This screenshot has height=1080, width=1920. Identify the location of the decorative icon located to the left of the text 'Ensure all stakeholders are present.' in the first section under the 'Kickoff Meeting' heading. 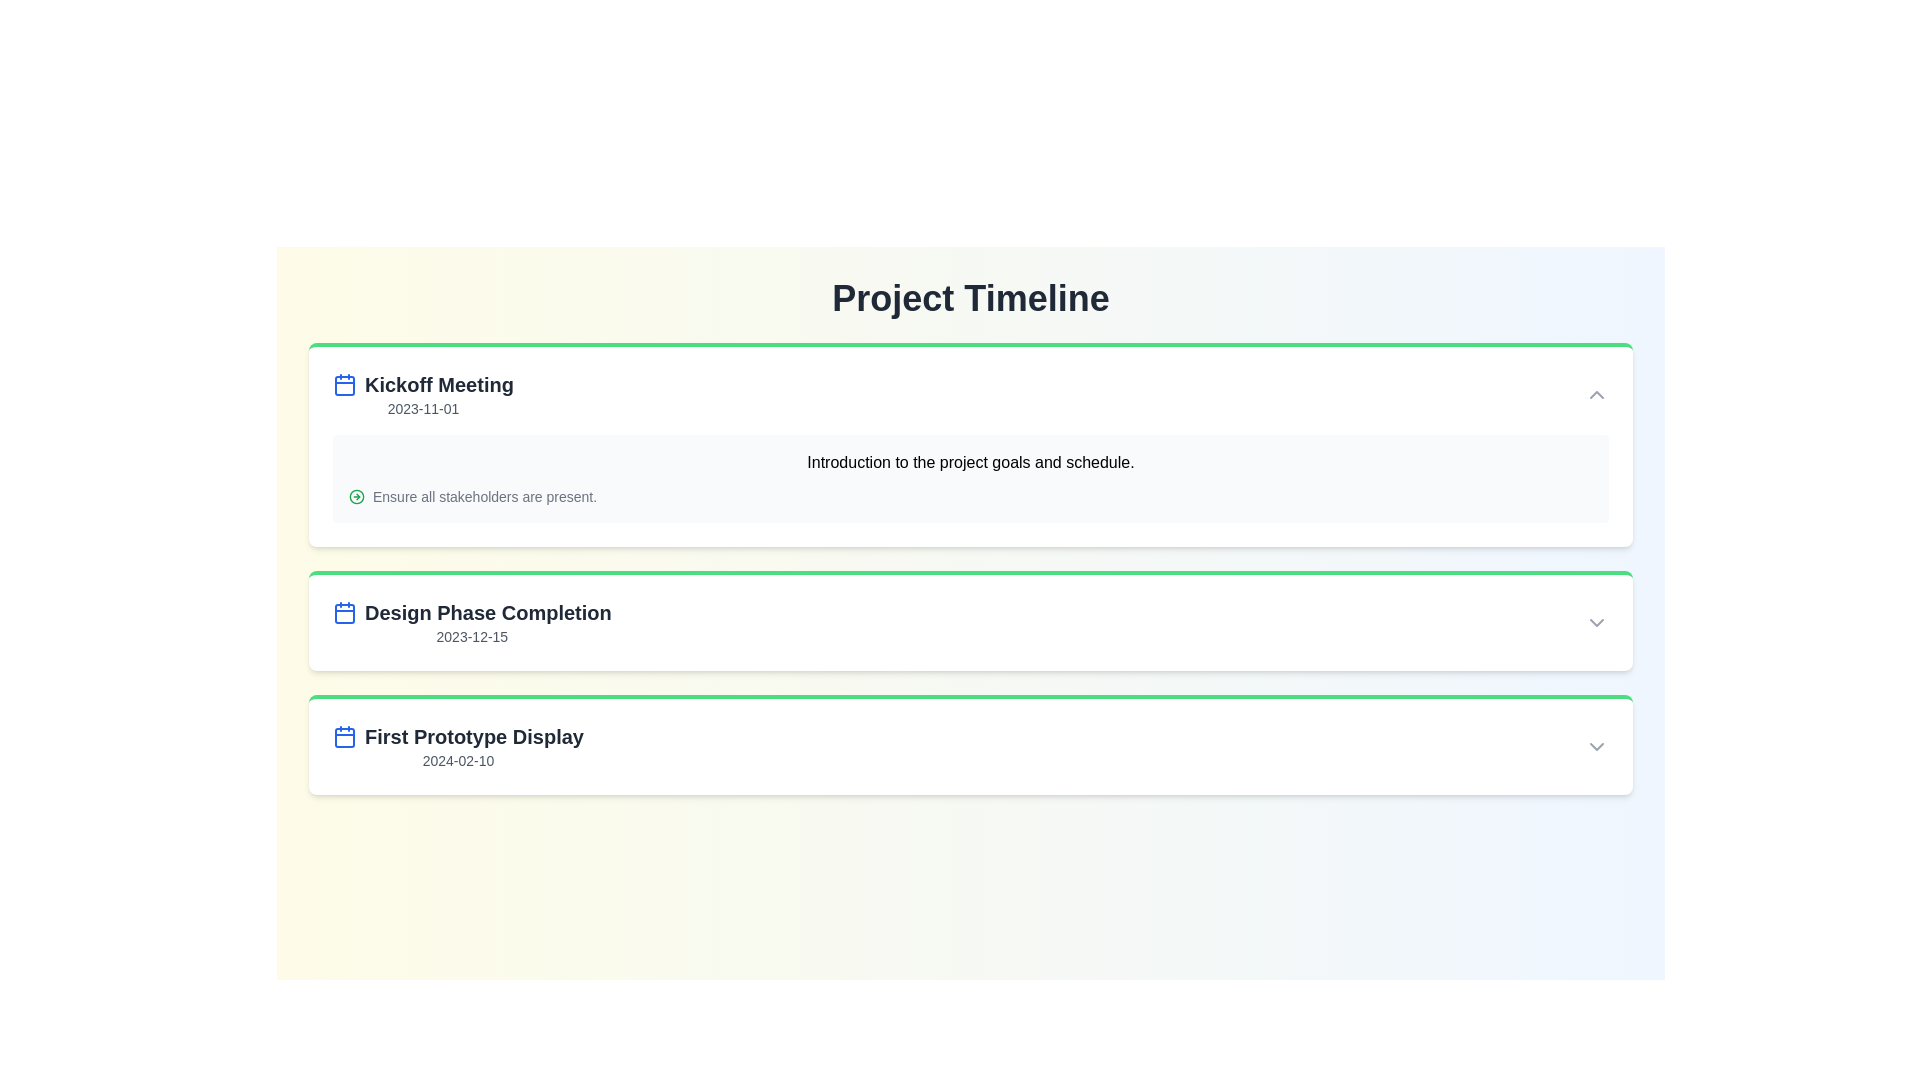
(356, 496).